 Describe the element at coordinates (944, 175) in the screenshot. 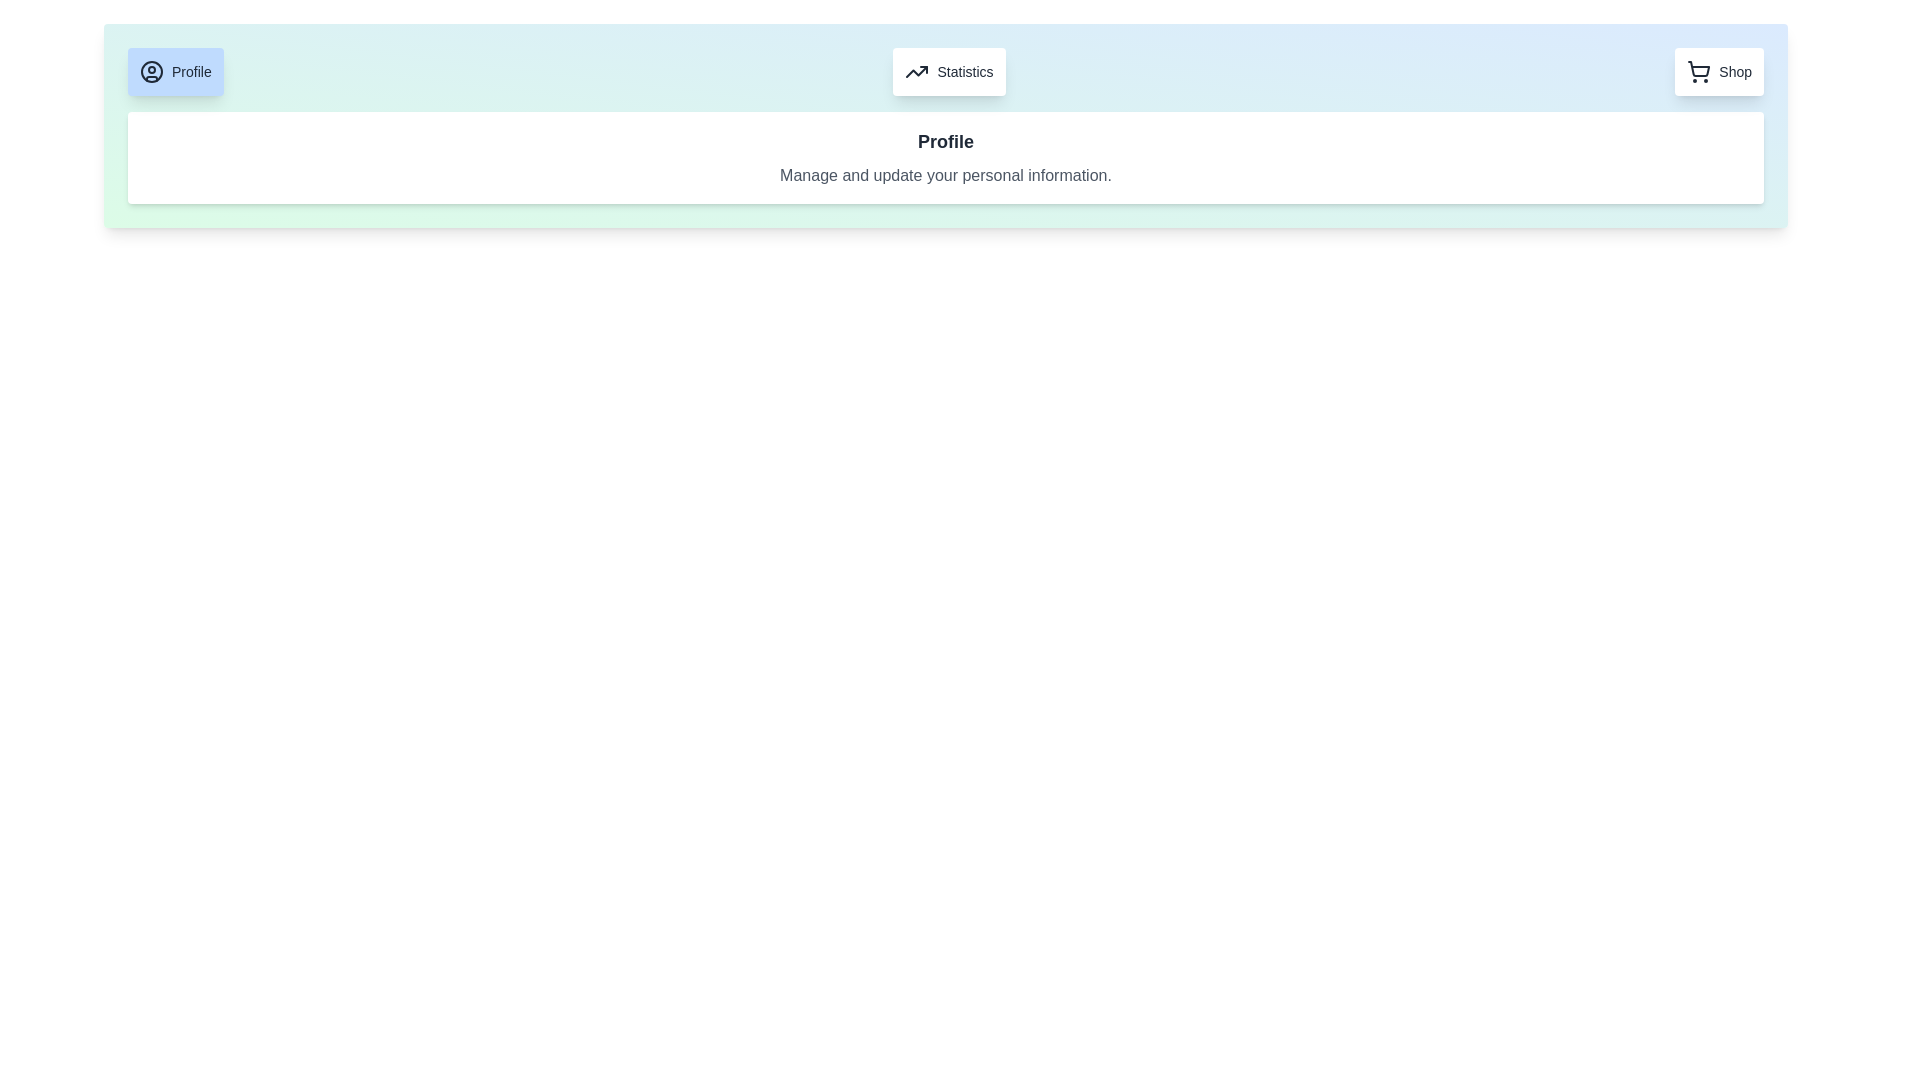

I see `text from the Text Block that provides supplementary information about managing and updating personal information in the profile section, located below the 'Profile' label` at that location.